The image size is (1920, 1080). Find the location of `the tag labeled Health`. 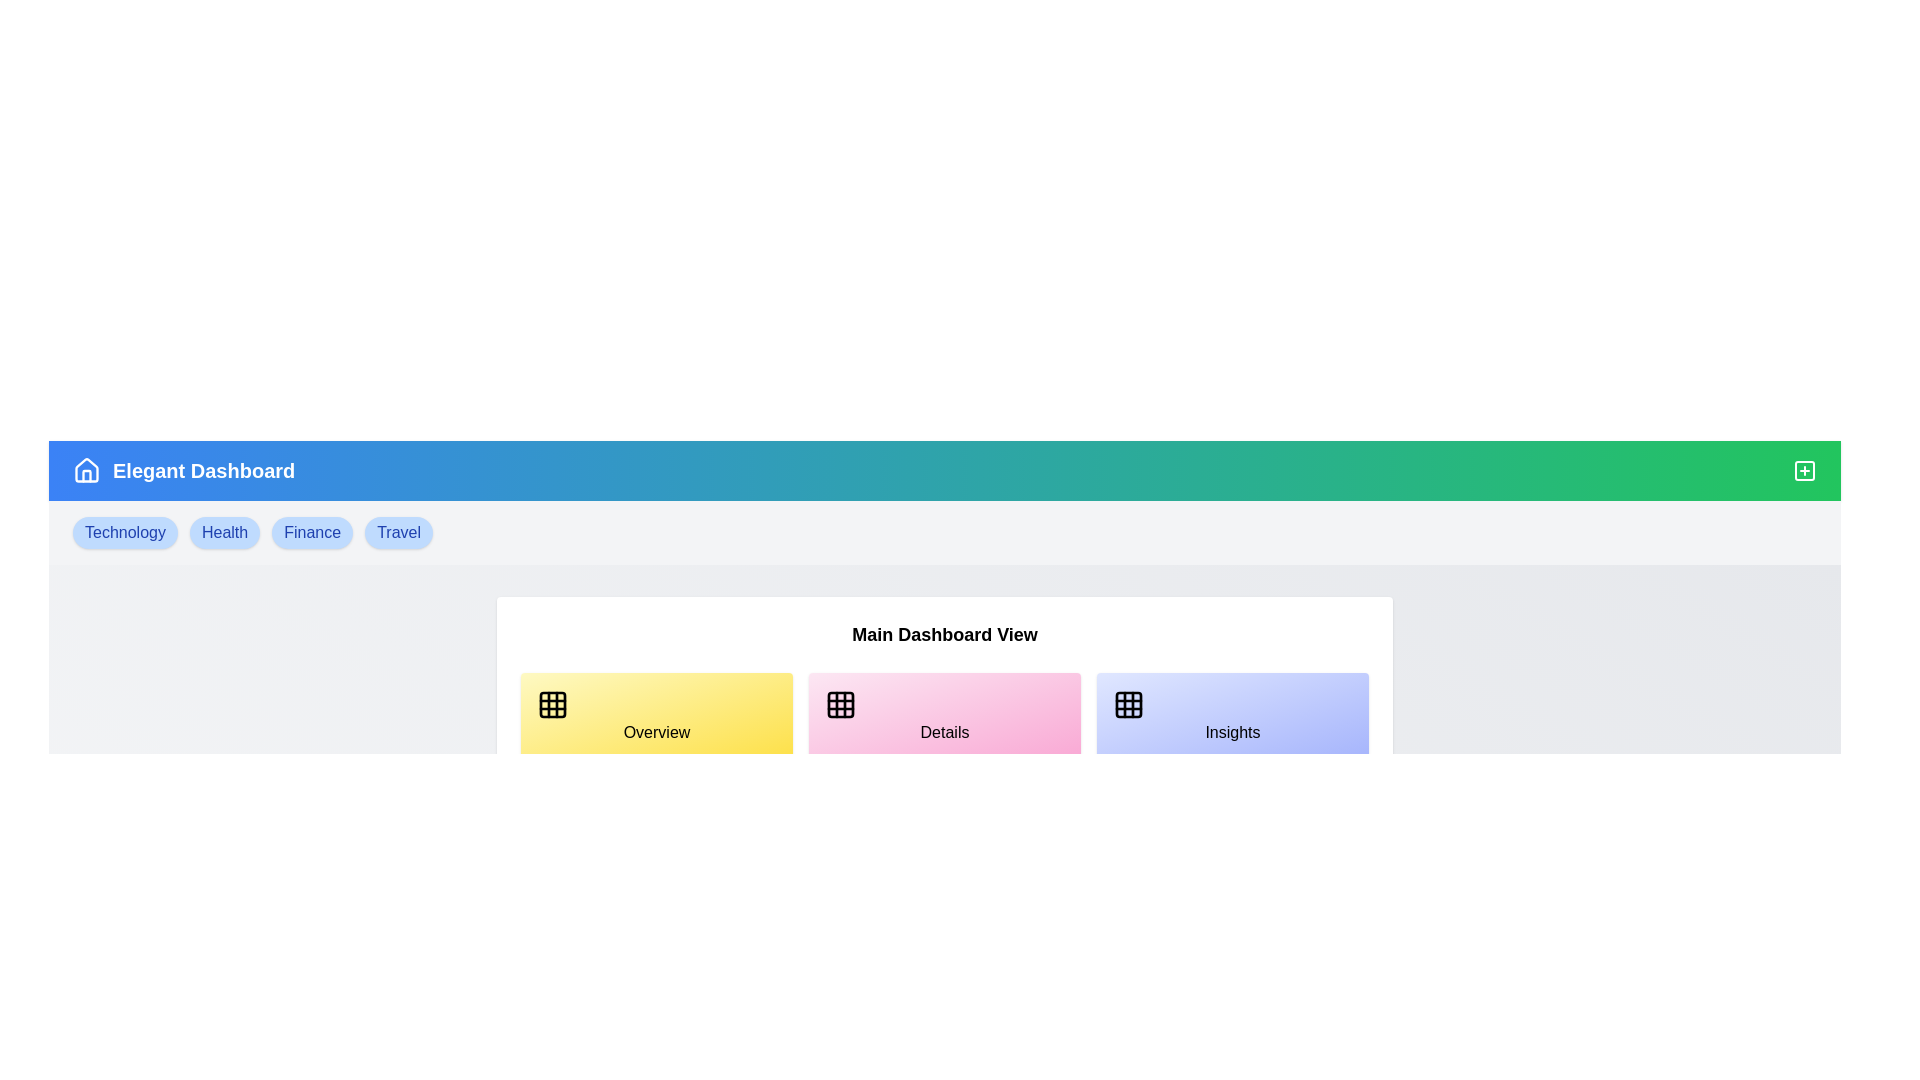

the tag labeled Health is located at coordinates (225, 531).